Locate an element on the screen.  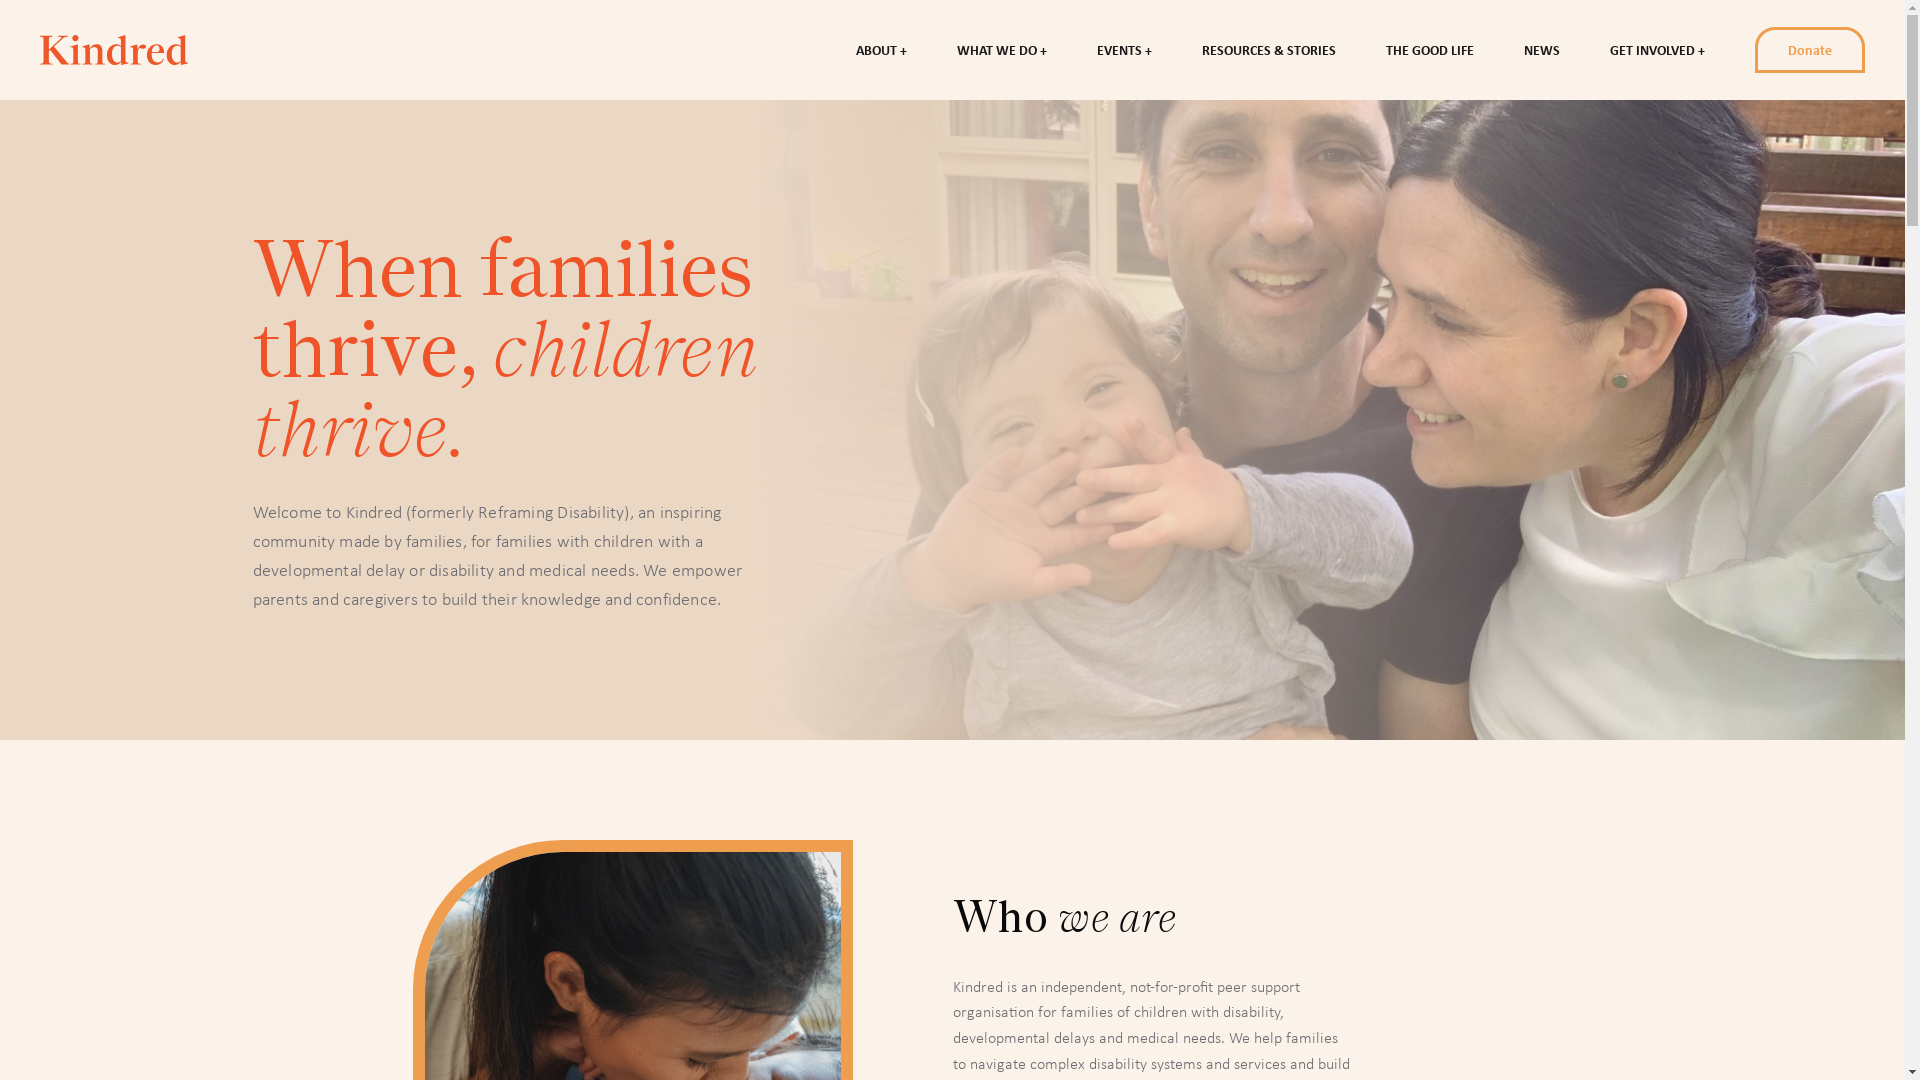
'GET INVOLVED' is located at coordinates (1657, 49).